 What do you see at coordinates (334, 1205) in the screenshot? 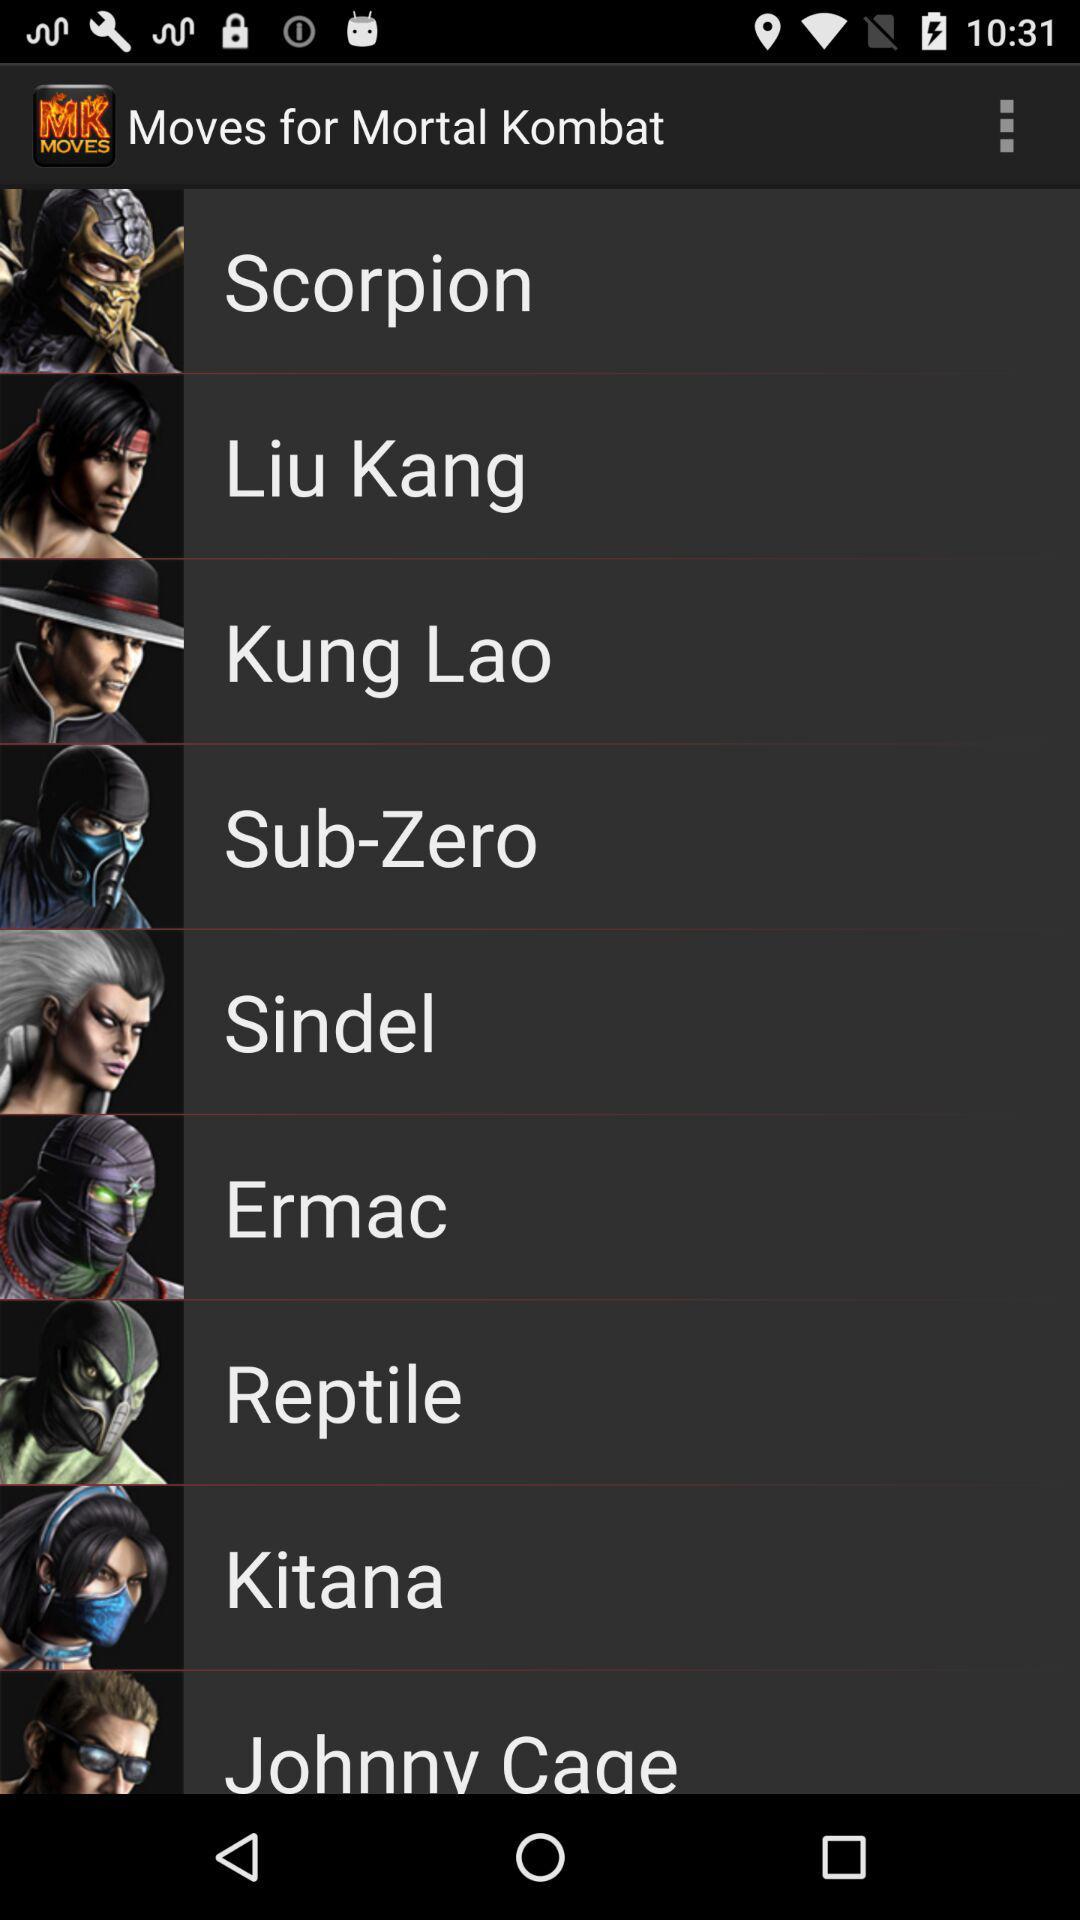
I see `item below the sindel` at bounding box center [334, 1205].